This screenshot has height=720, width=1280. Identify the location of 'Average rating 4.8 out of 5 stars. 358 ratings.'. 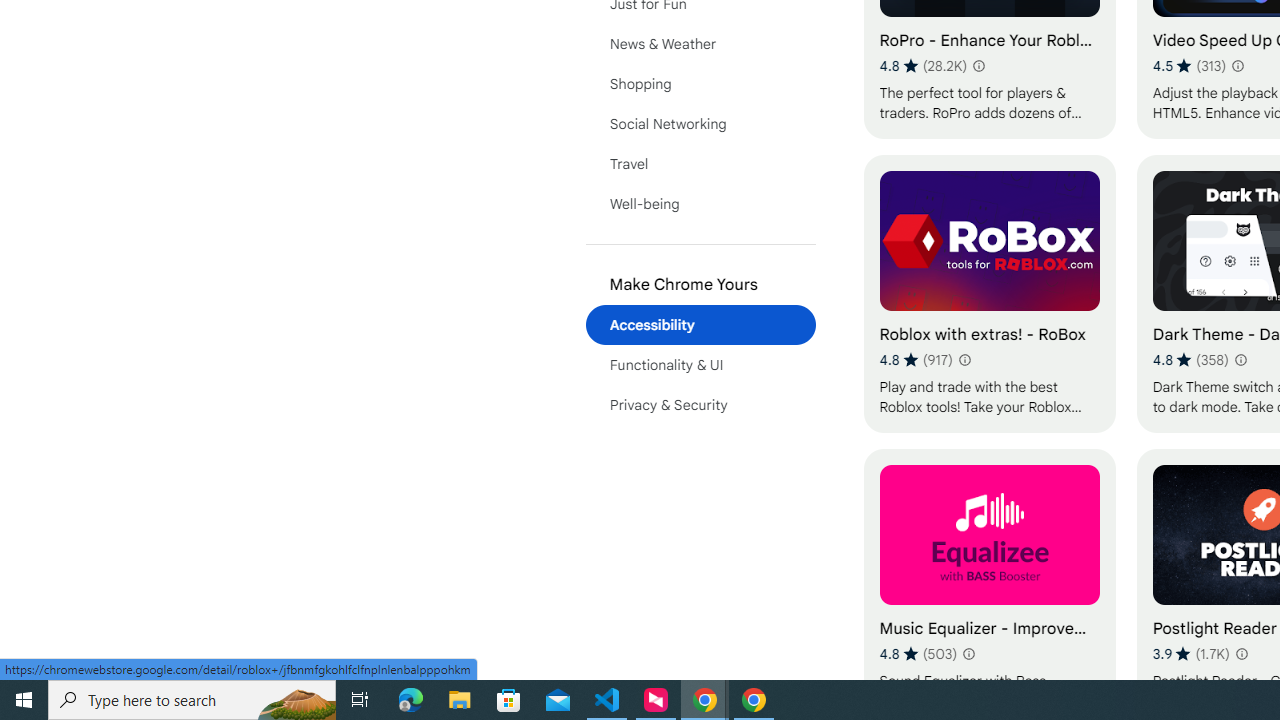
(1190, 360).